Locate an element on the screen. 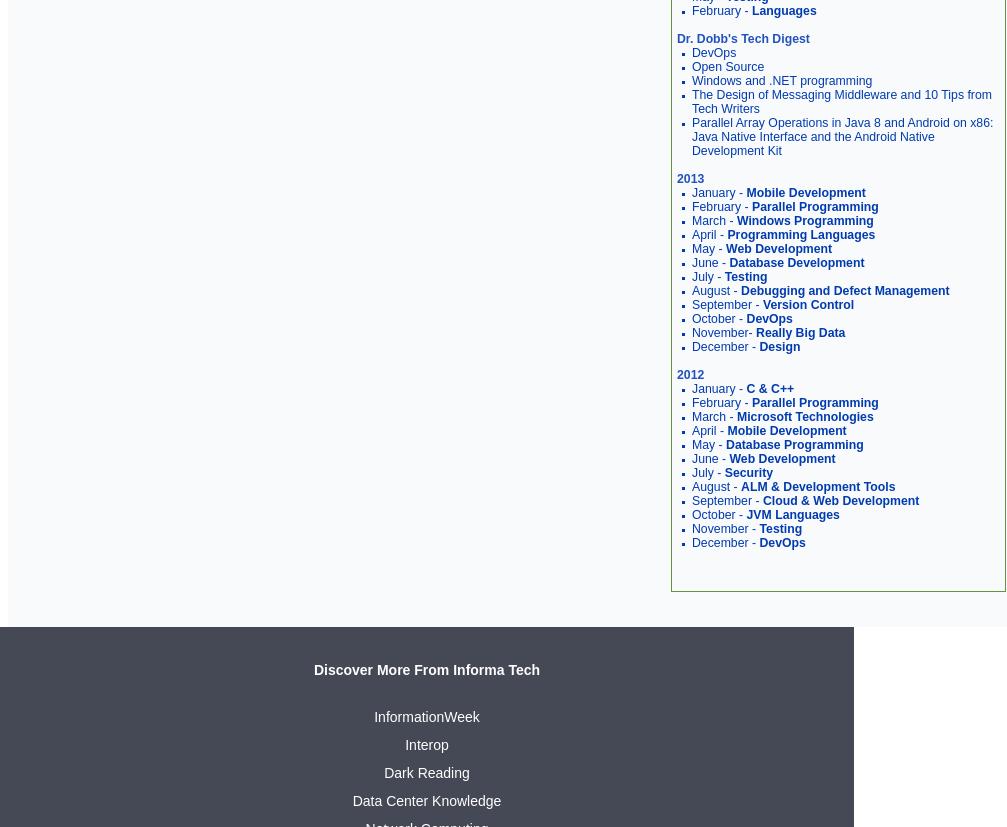 The height and width of the screenshot is (827, 1007). 'C & C++' is located at coordinates (768, 388).